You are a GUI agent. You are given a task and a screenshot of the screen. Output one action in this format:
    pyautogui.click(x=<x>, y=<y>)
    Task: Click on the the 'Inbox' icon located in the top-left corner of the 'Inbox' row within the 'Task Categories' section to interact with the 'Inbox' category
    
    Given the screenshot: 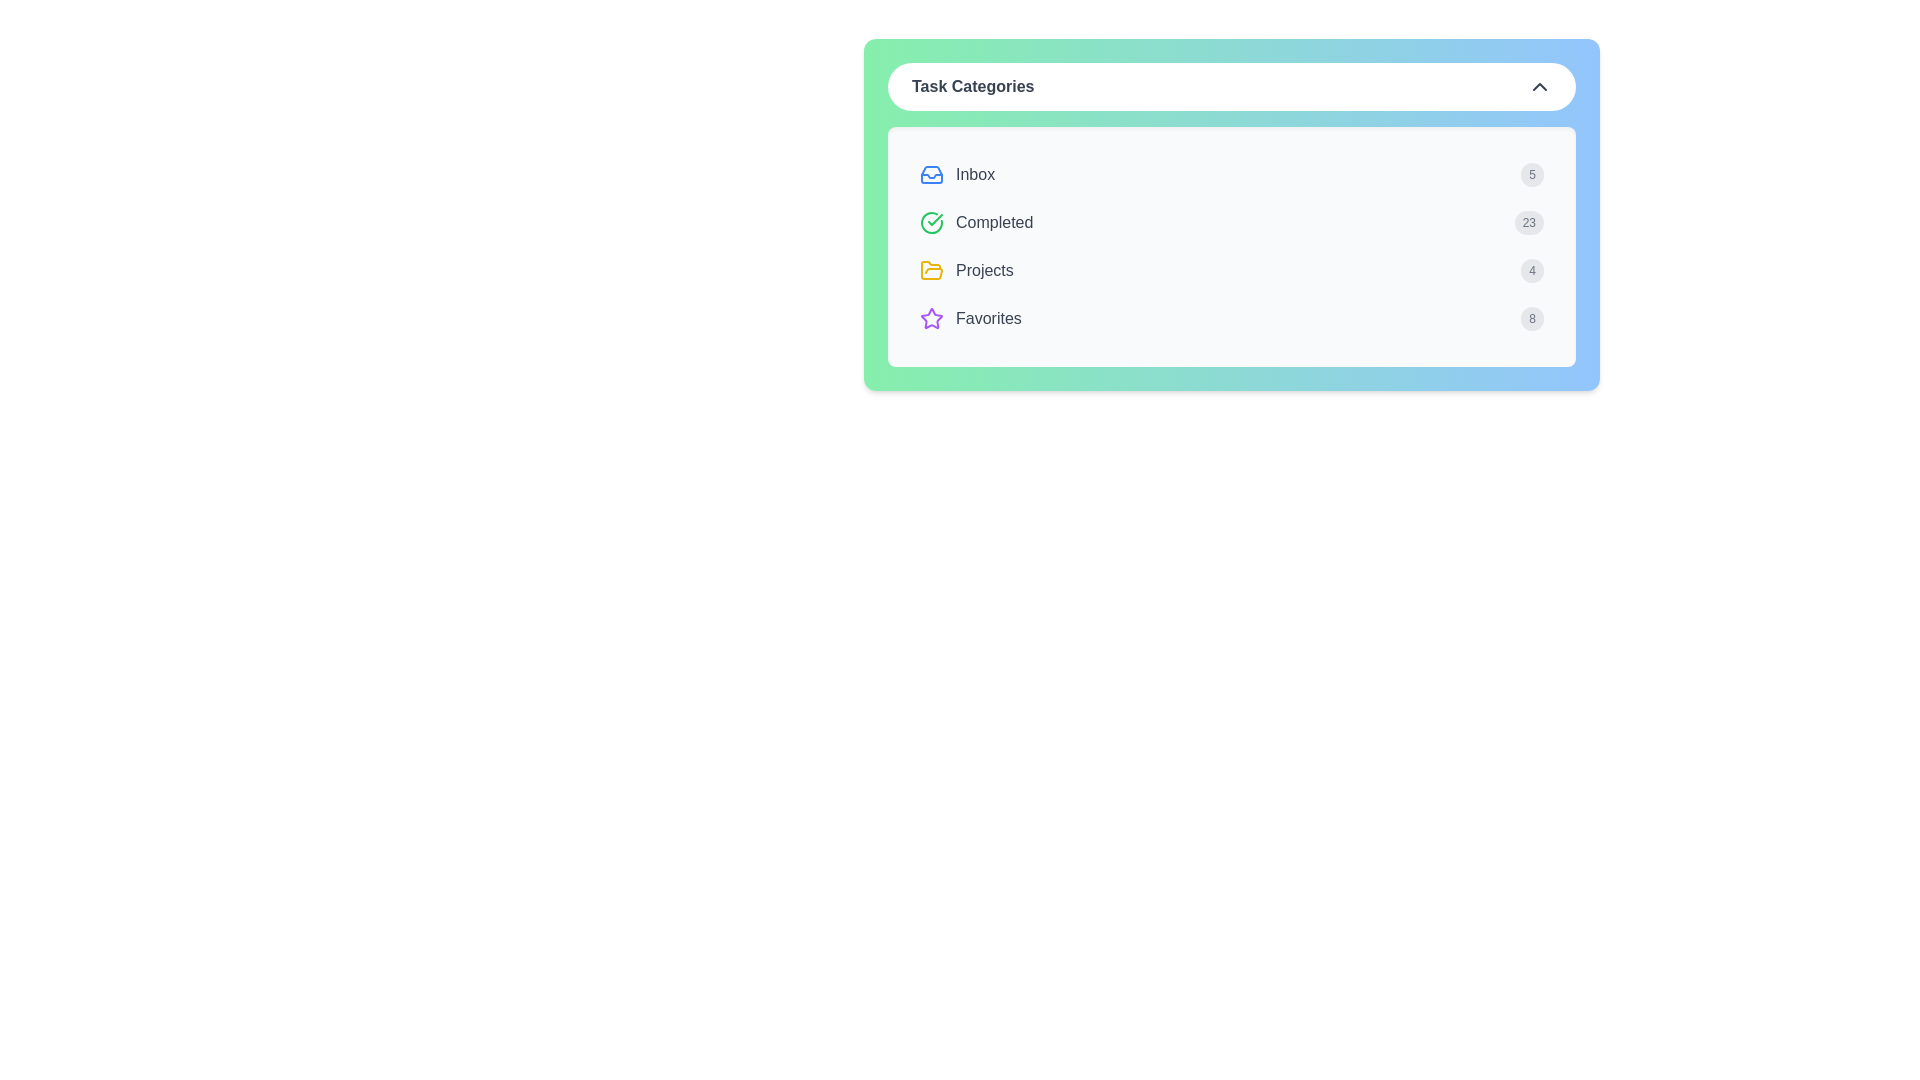 What is the action you would take?
    pyautogui.click(x=930, y=173)
    